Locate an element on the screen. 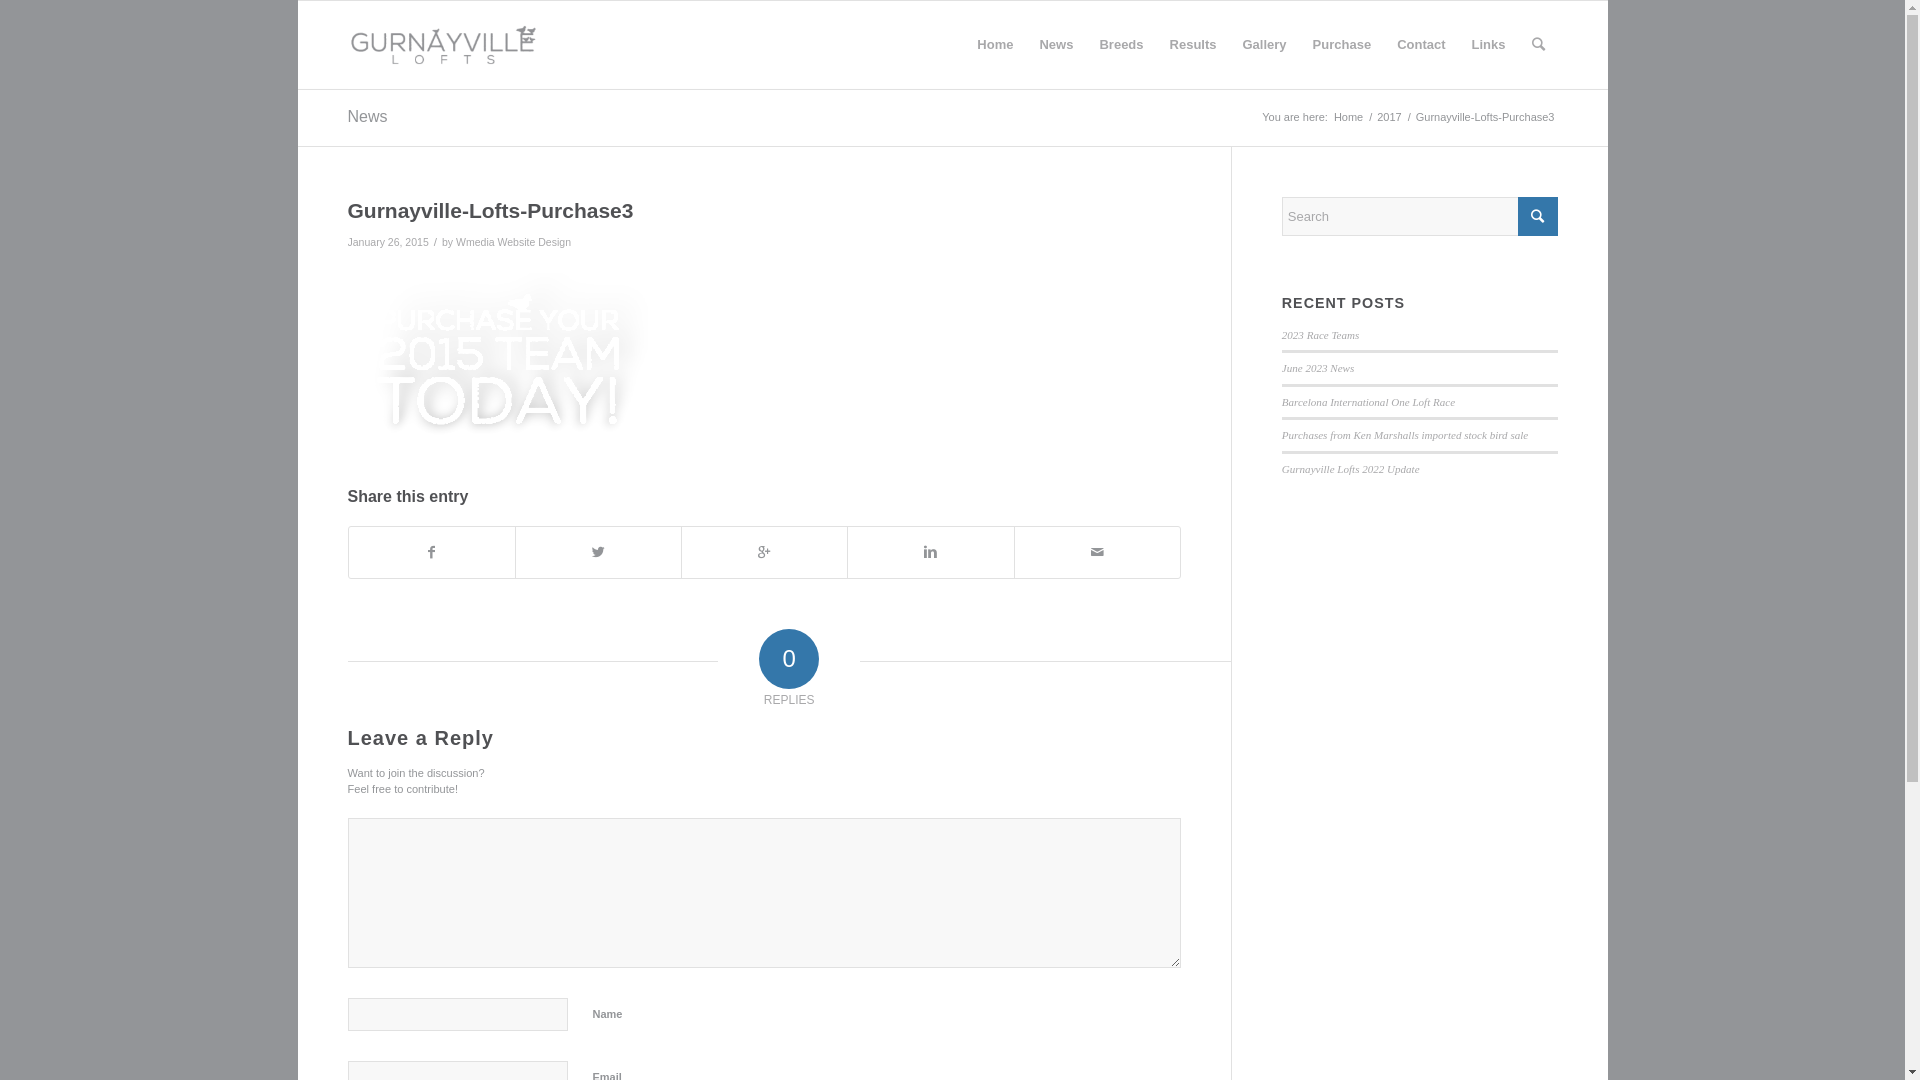  'Contact' is located at coordinates (1382, 45).